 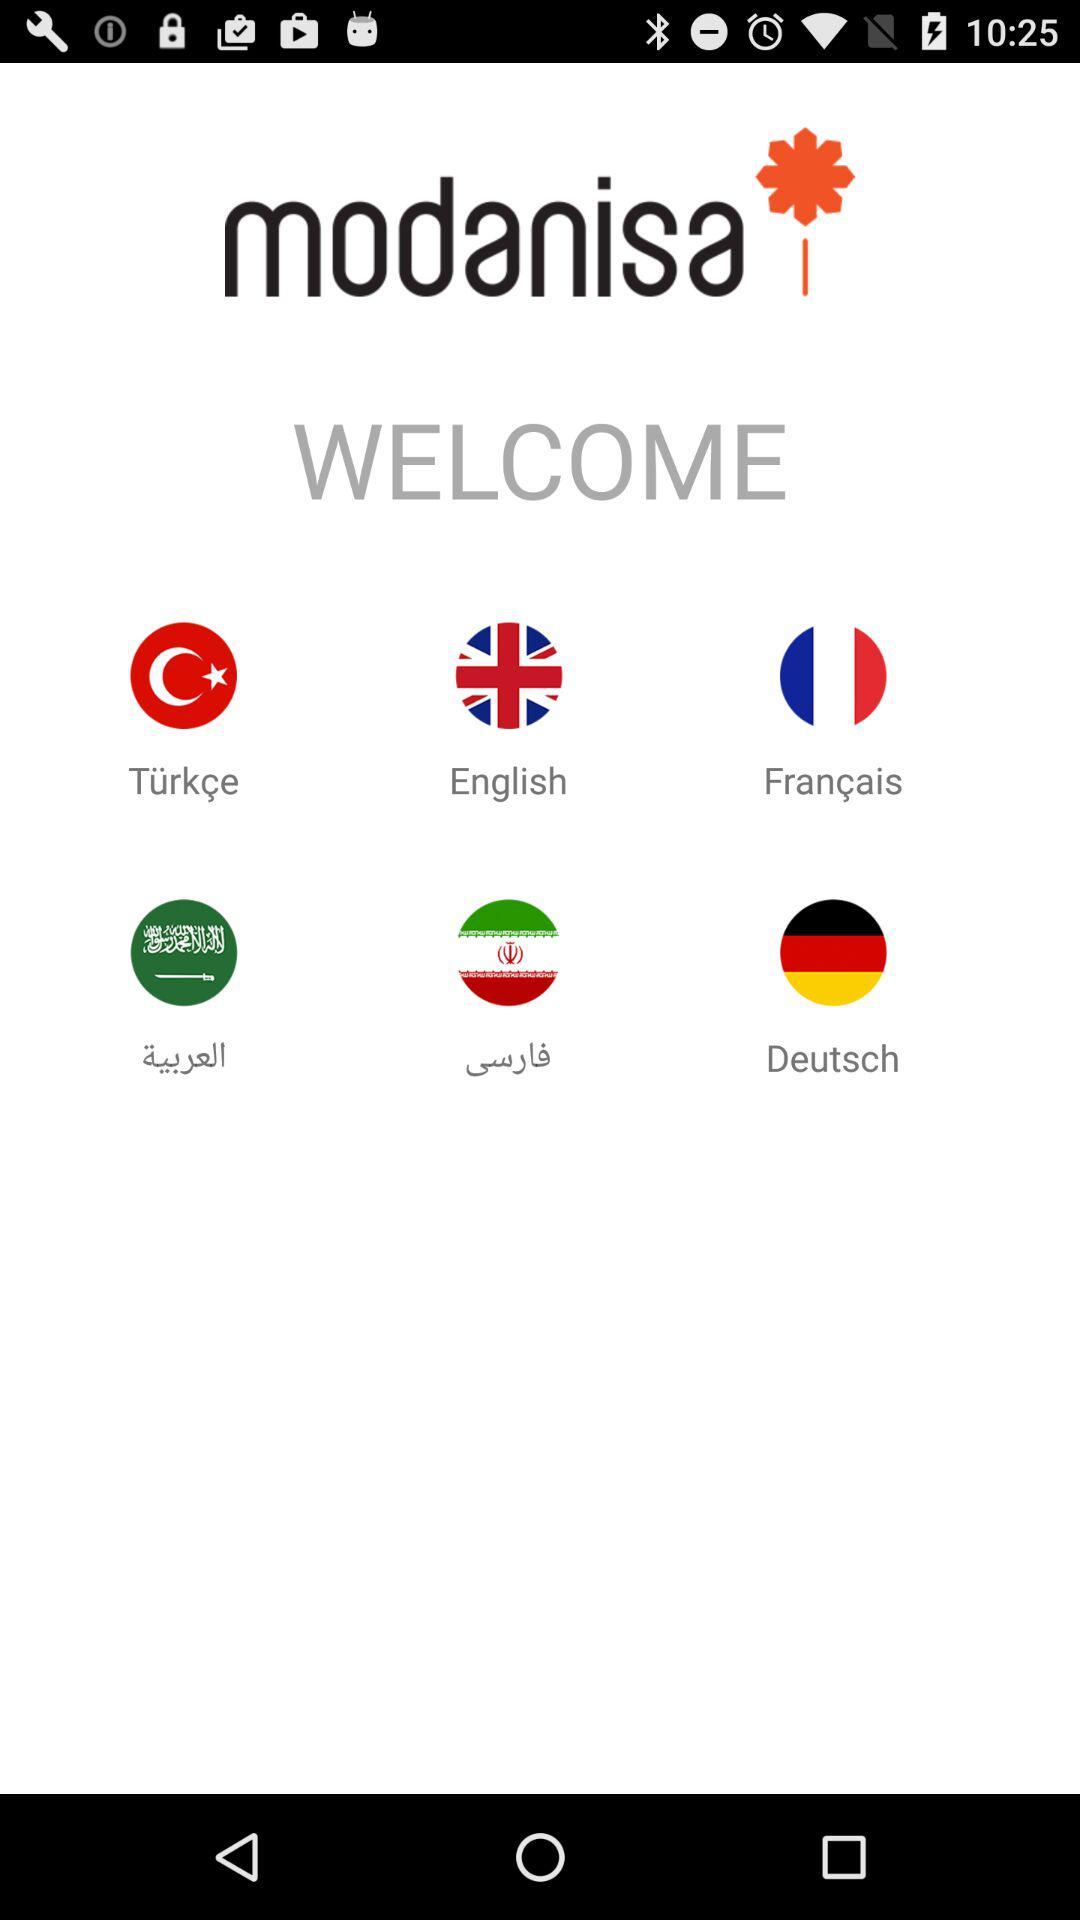 I want to click on switch to english language, so click(x=507, y=675).